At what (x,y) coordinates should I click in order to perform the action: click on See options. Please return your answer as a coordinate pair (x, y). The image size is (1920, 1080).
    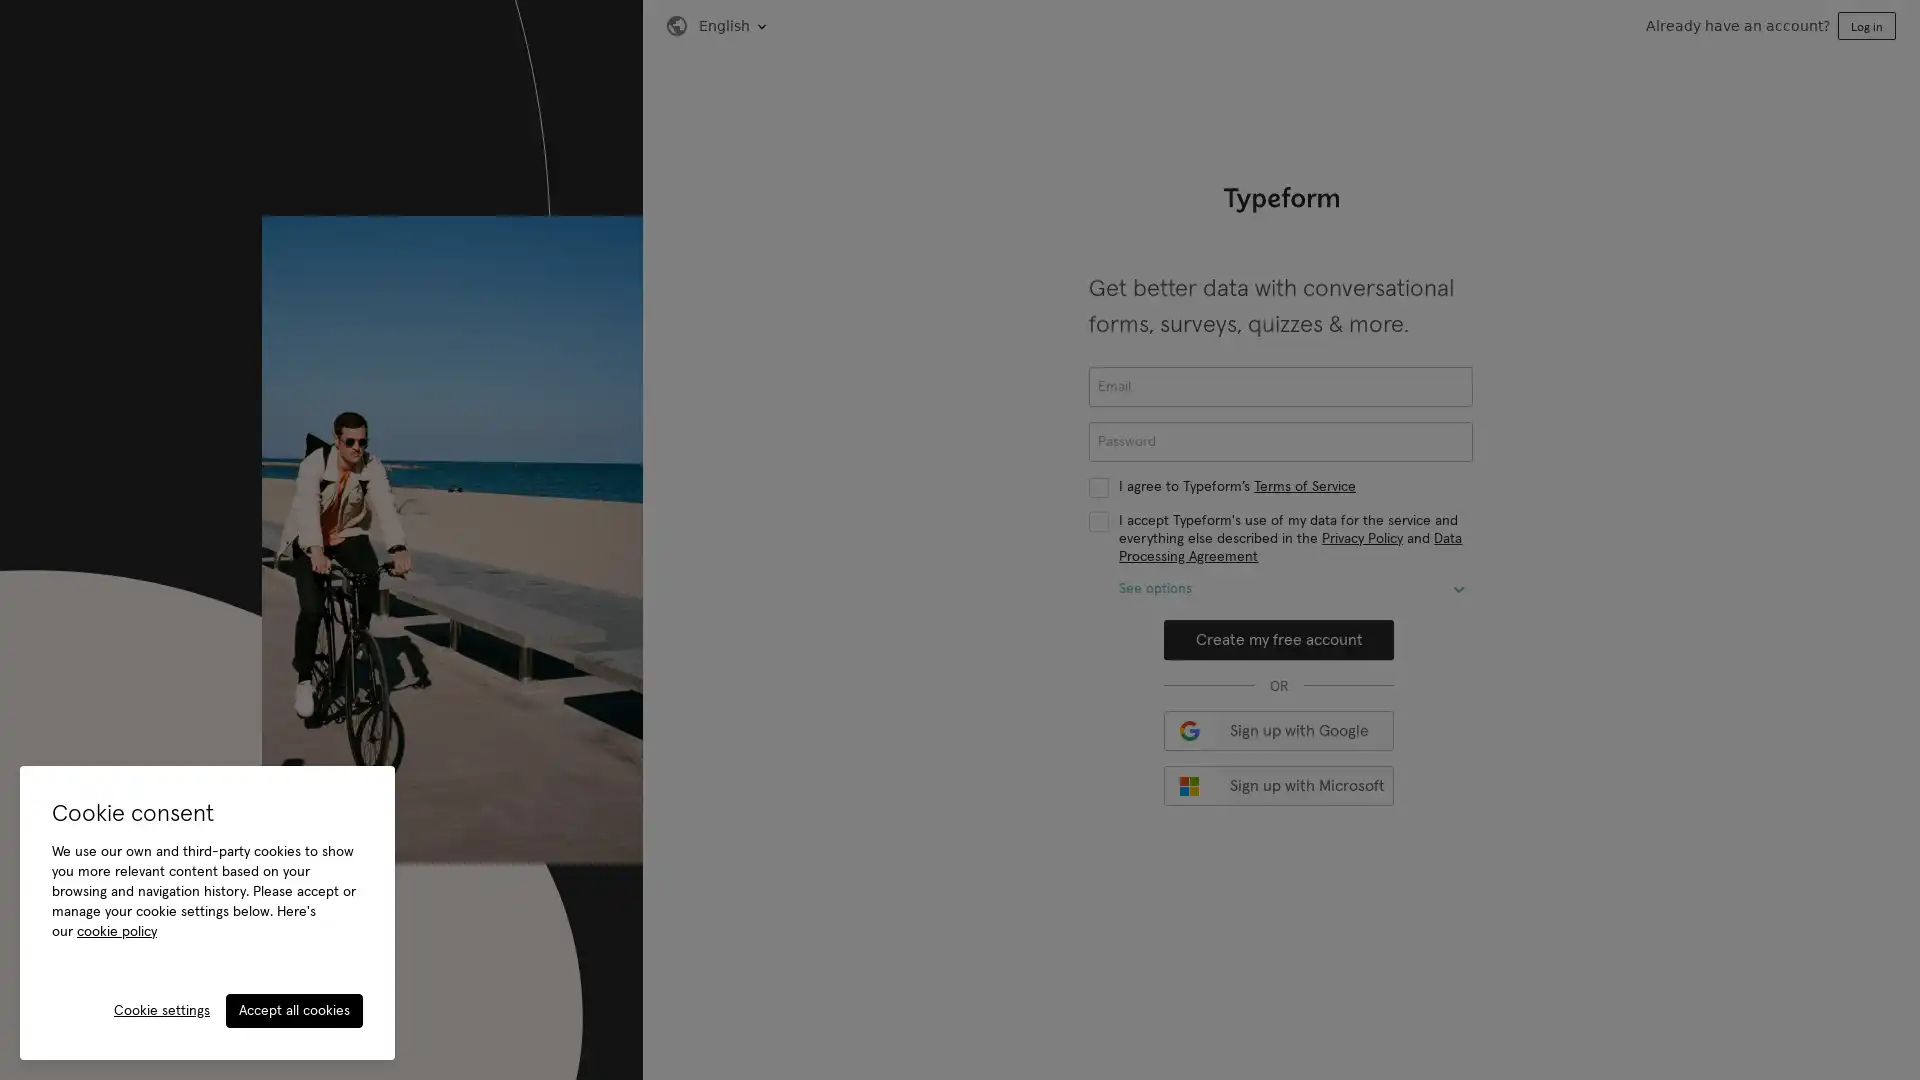
    Looking at the image, I should click on (1459, 589).